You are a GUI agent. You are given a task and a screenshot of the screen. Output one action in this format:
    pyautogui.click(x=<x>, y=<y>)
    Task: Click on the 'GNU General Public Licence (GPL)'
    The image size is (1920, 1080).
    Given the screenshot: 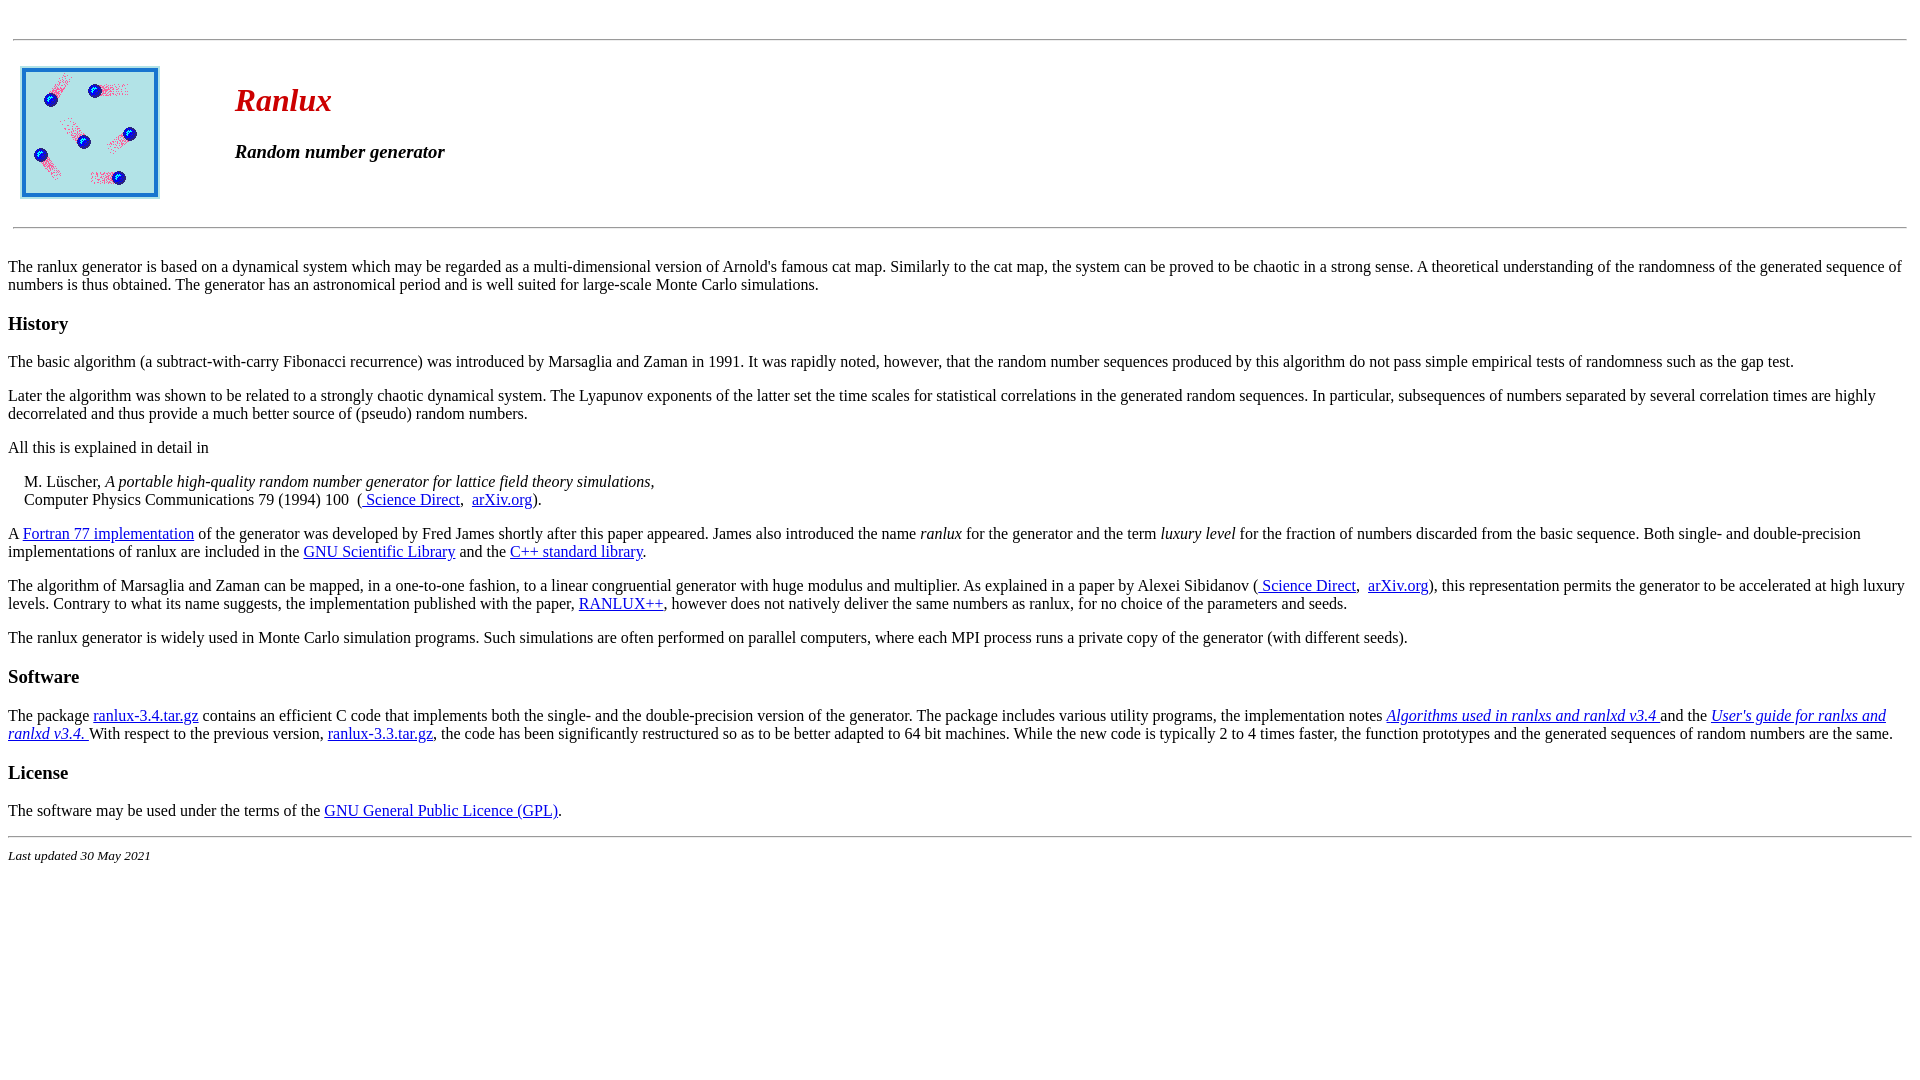 What is the action you would take?
    pyautogui.click(x=440, y=810)
    